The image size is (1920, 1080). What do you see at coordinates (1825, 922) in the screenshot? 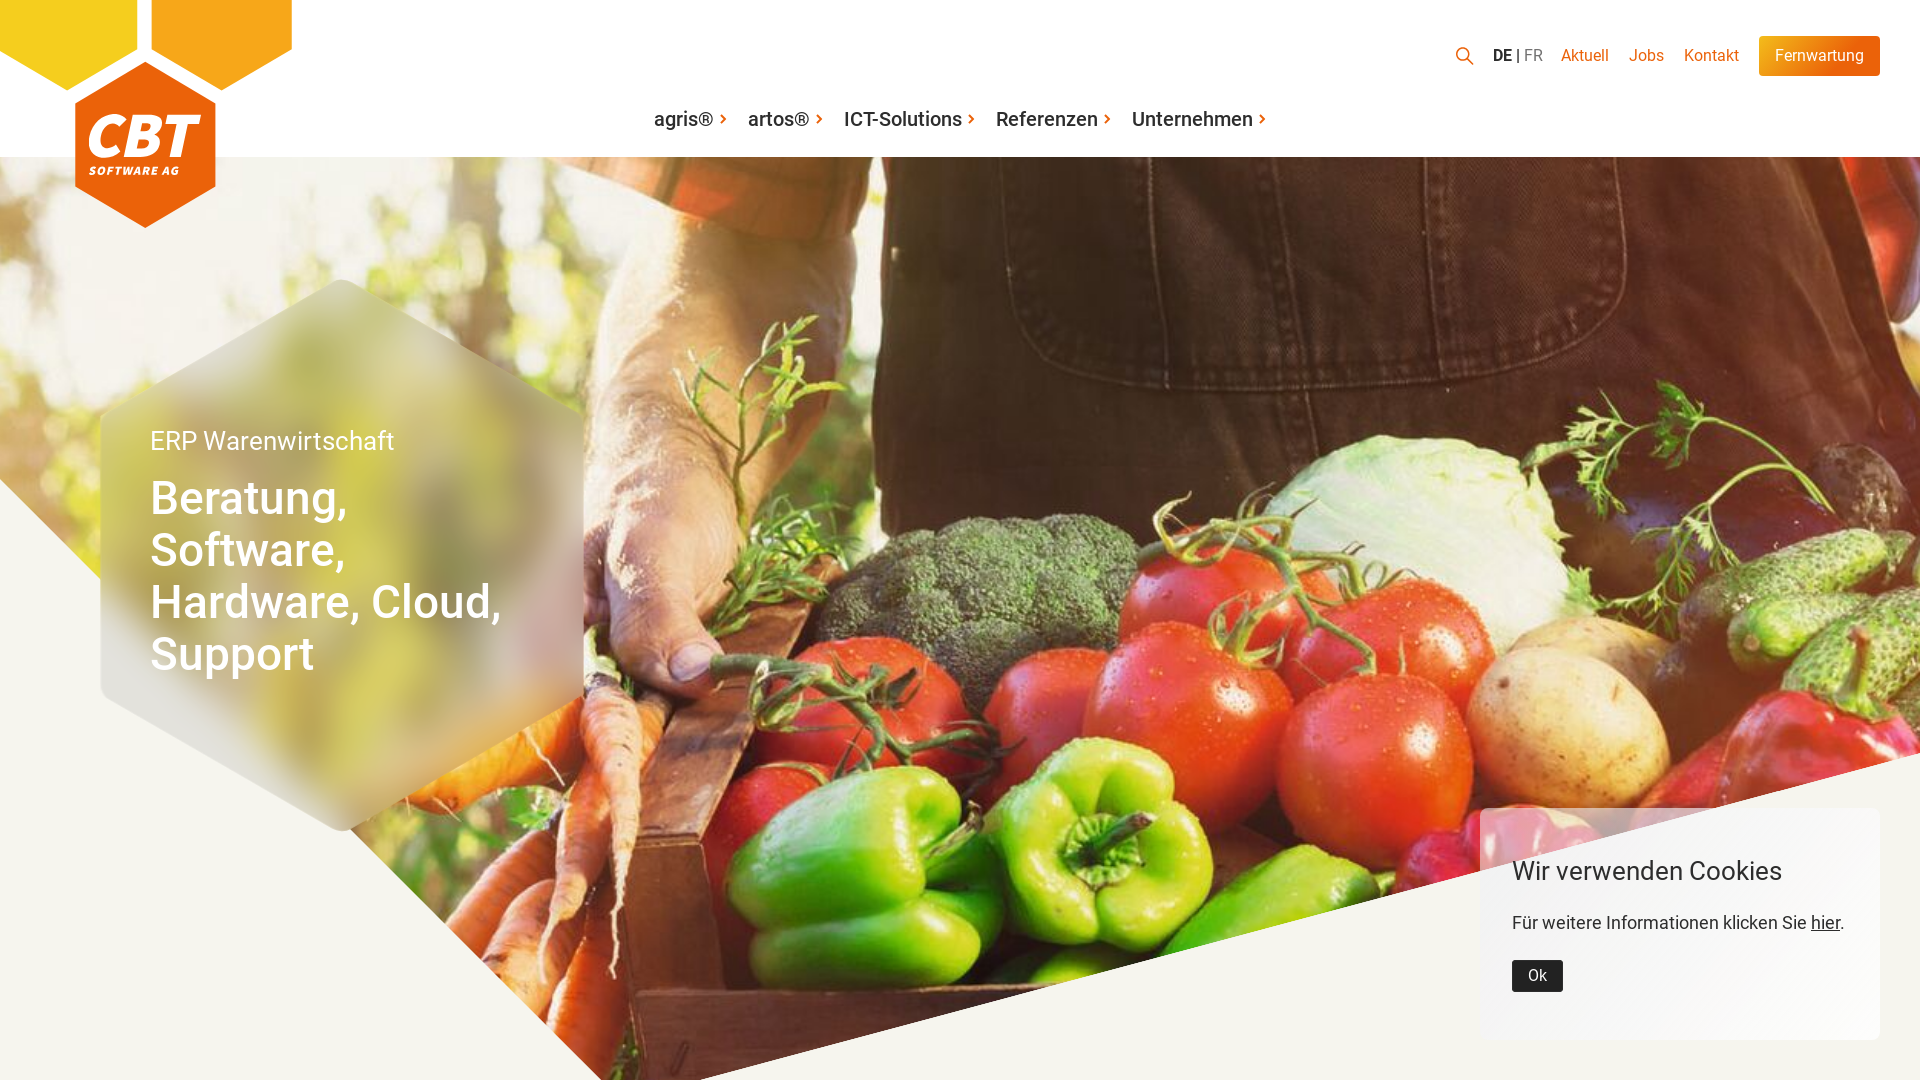
I see `'hier'` at bounding box center [1825, 922].